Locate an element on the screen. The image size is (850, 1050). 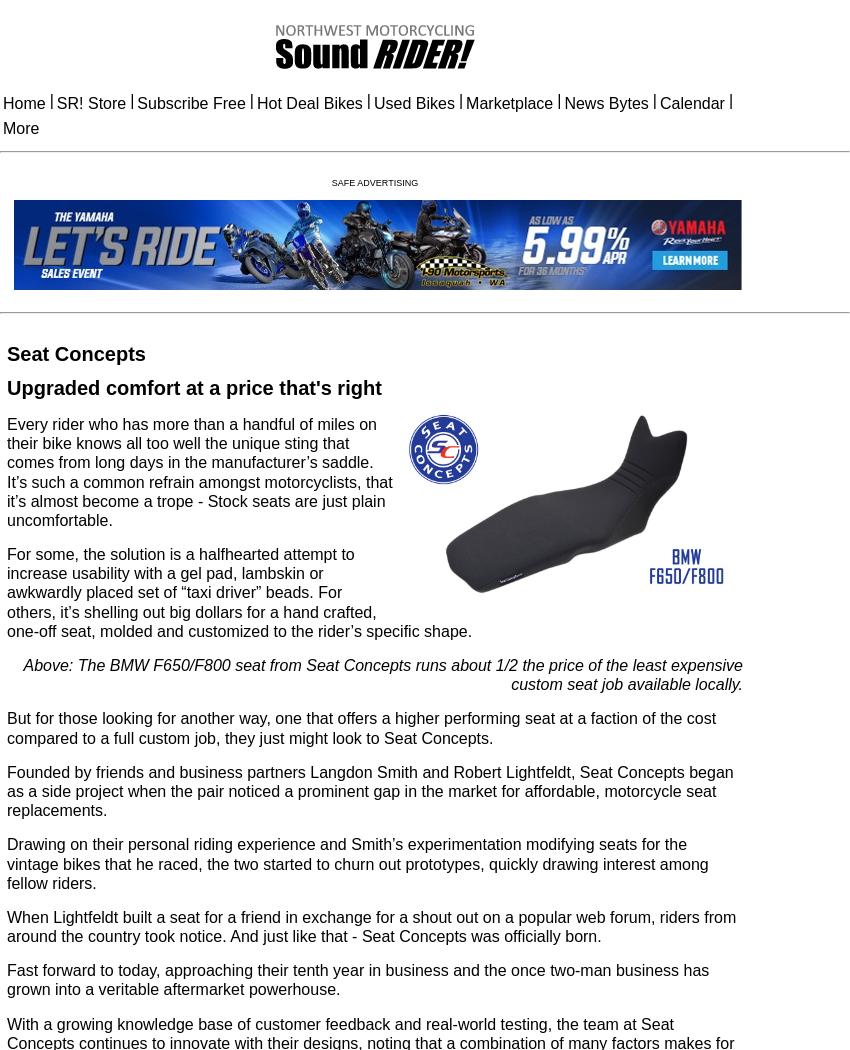
'Drawing on their personal riding experience and Smith’s experimentation
    modifying seats for the vintage bikes that he raced, the two started to
    churn out prototypes, quickly drawing interest among fellow riders.' is located at coordinates (356, 862).